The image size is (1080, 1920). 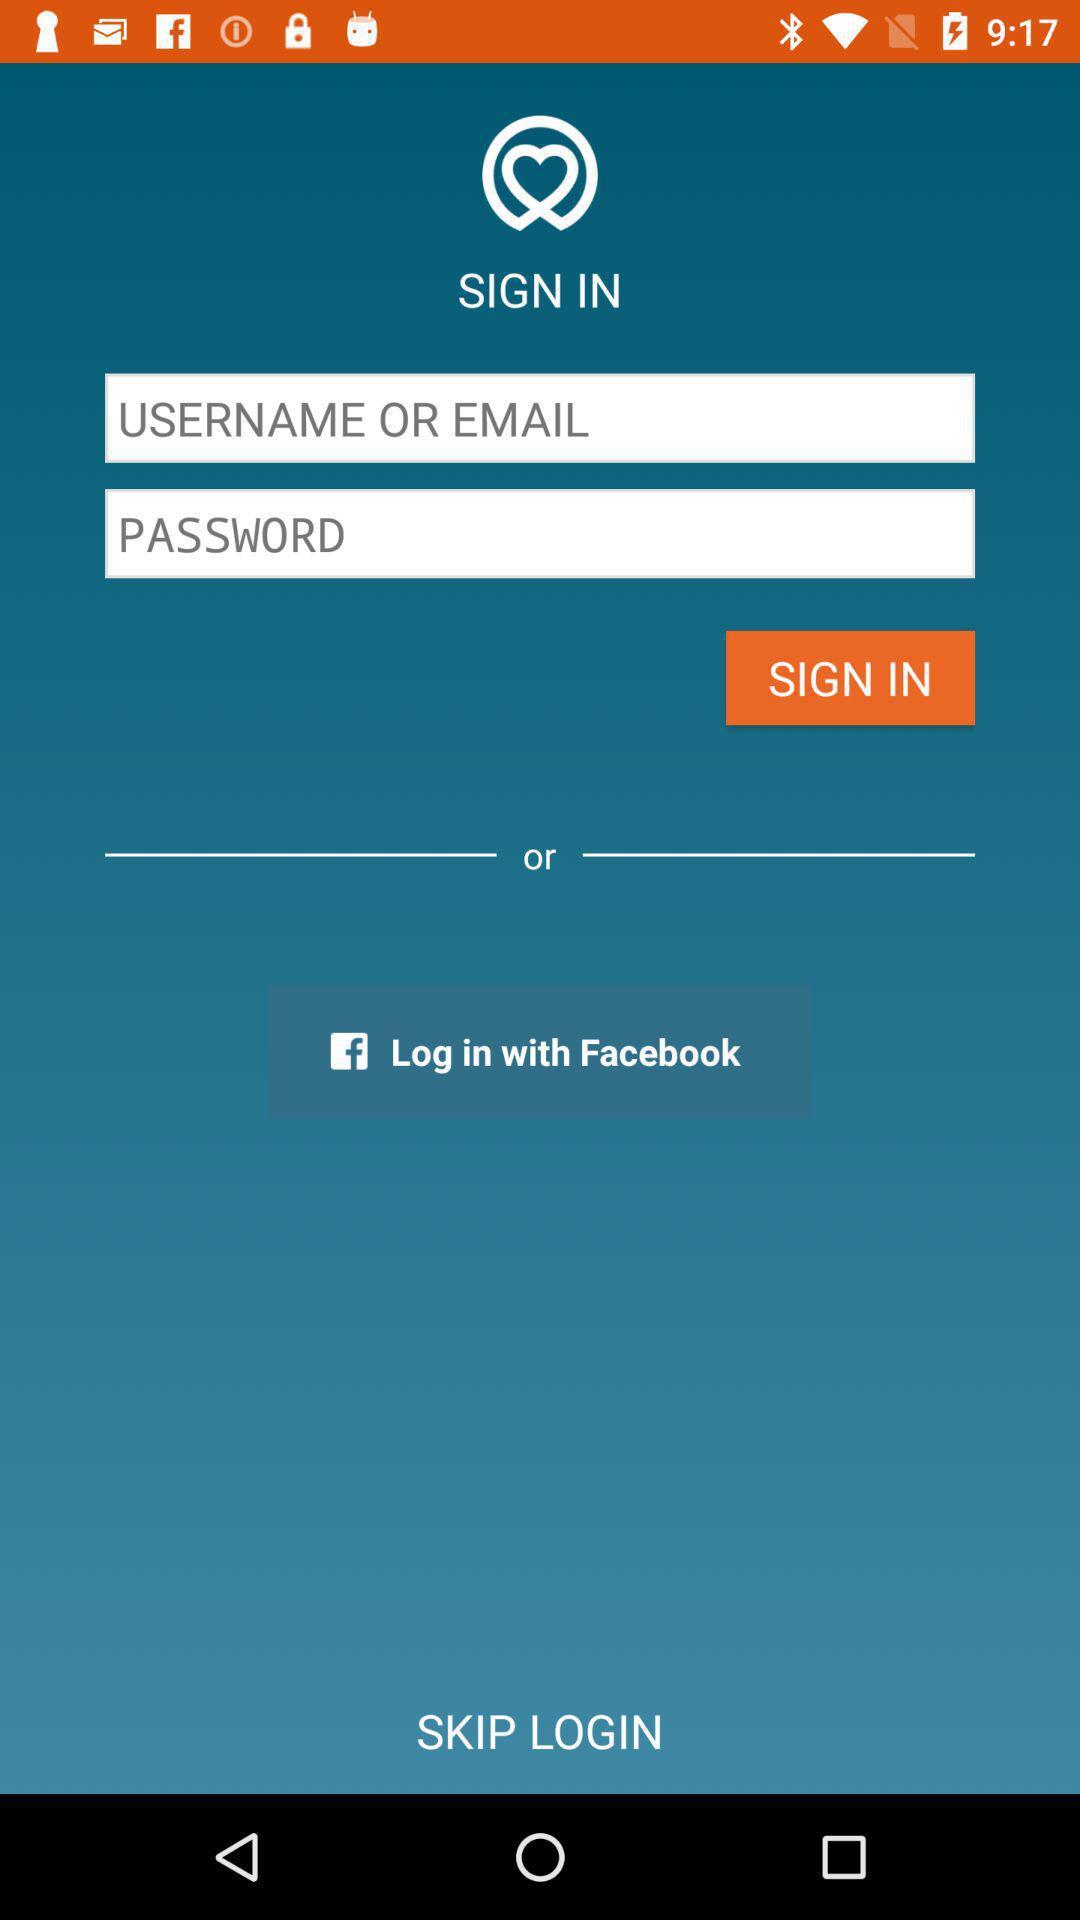 I want to click on skip login icon, so click(x=540, y=1730).